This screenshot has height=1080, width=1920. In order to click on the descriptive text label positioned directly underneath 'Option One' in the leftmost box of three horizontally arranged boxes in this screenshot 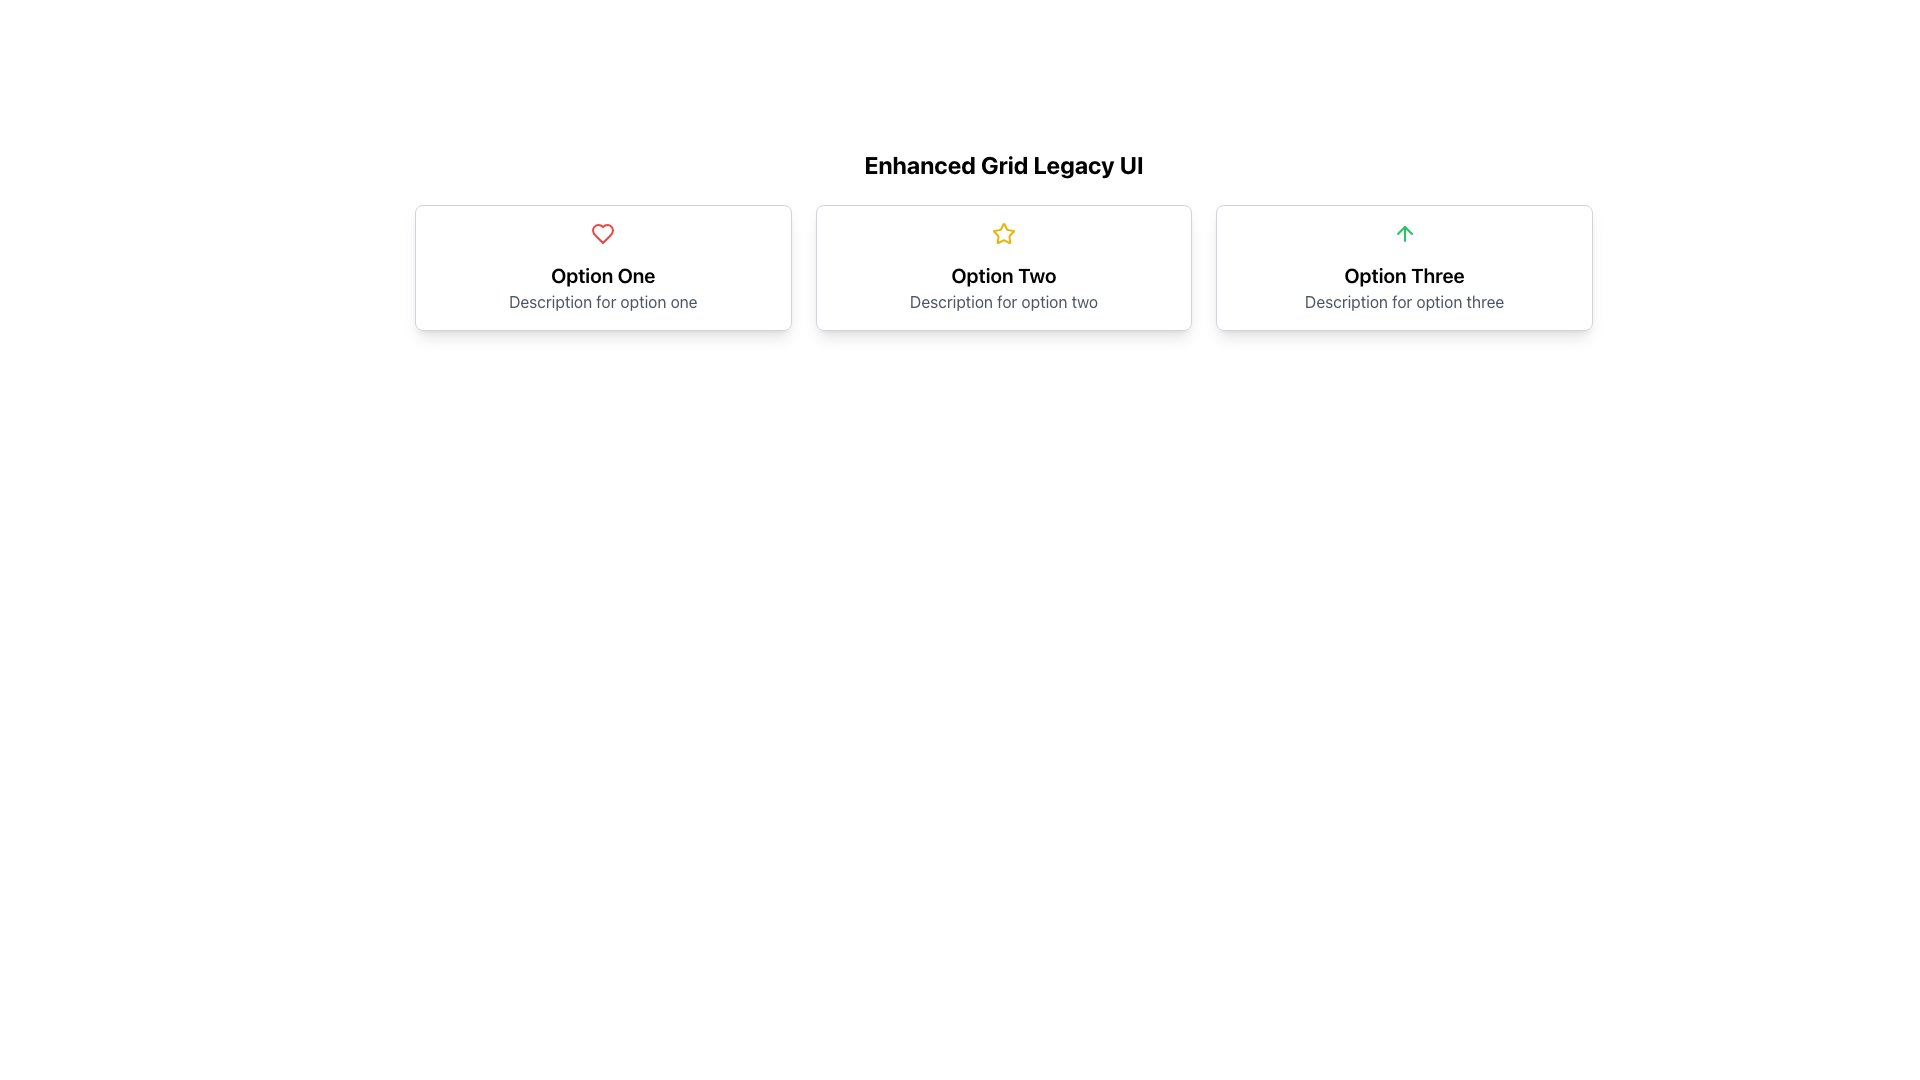, I will do `click(602, 301)`.